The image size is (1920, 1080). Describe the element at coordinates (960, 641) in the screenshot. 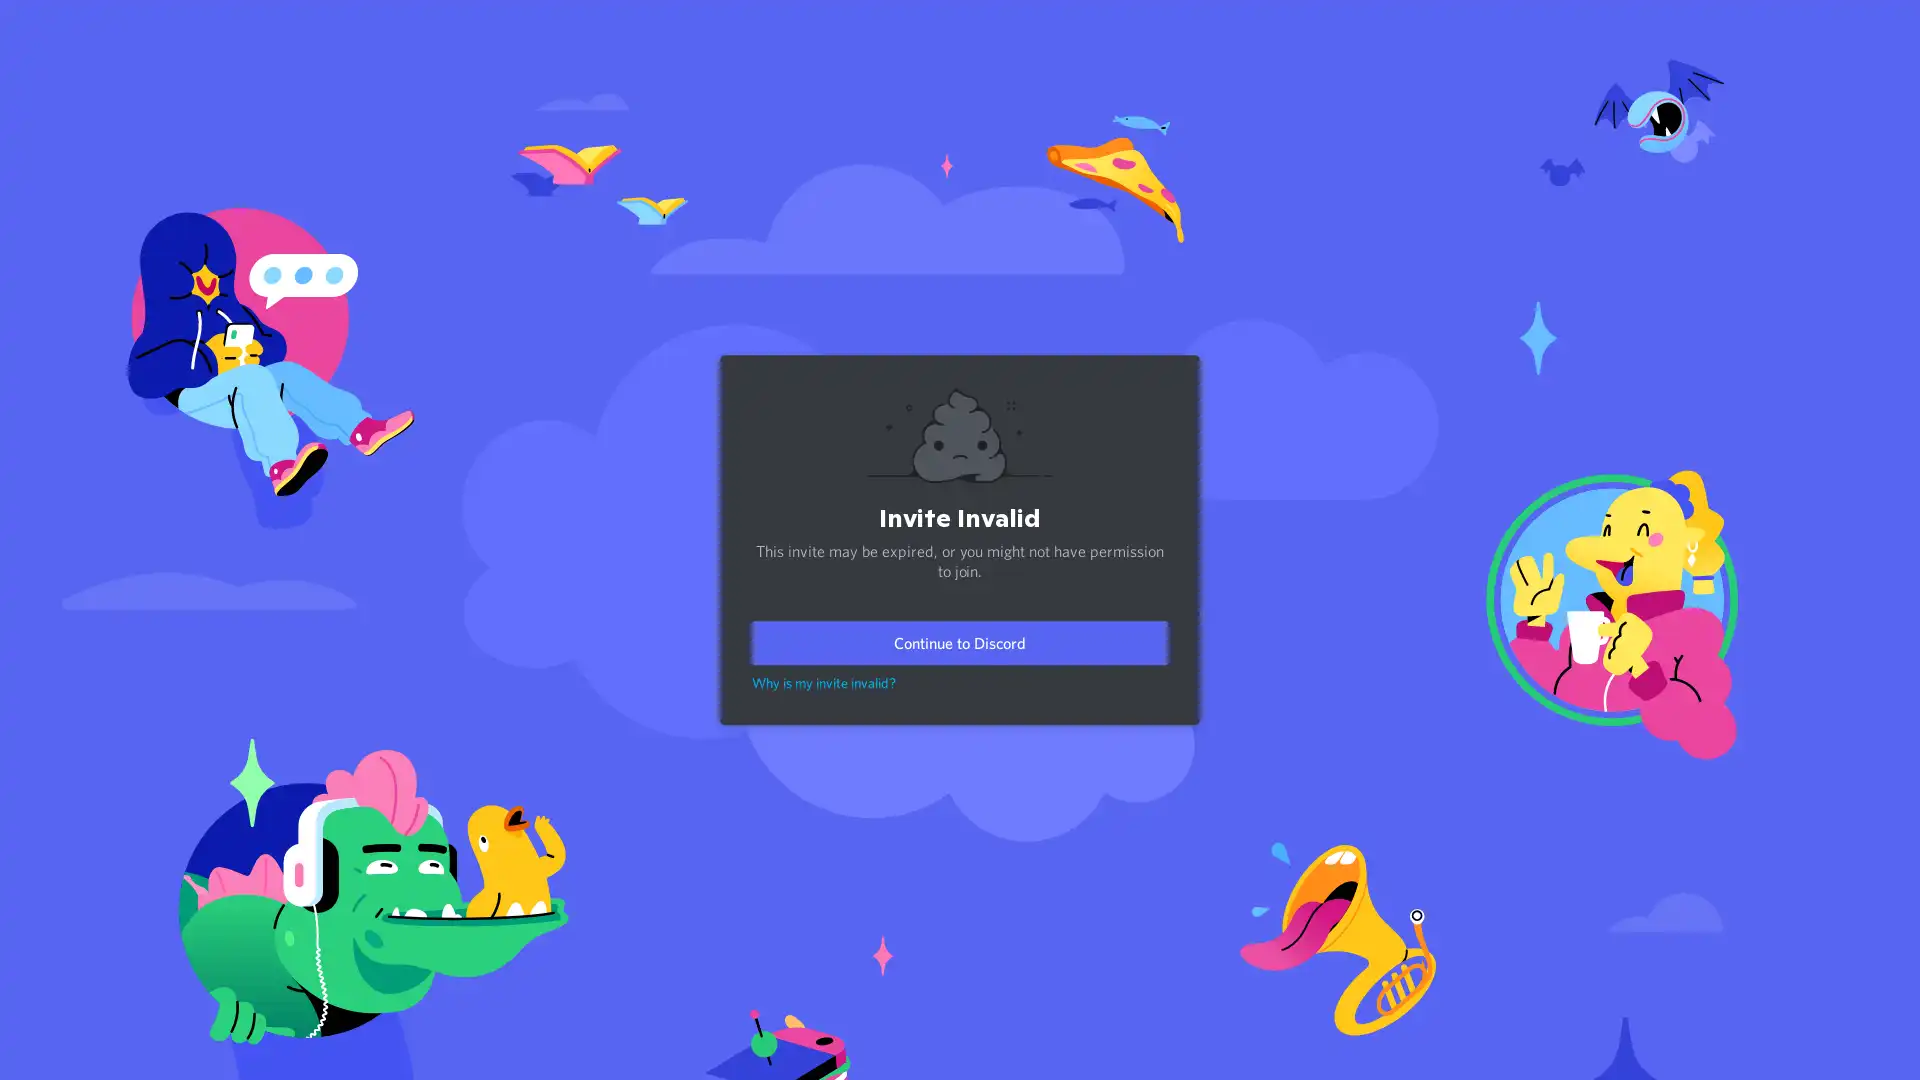

I see `Continue to Discord` at that location.